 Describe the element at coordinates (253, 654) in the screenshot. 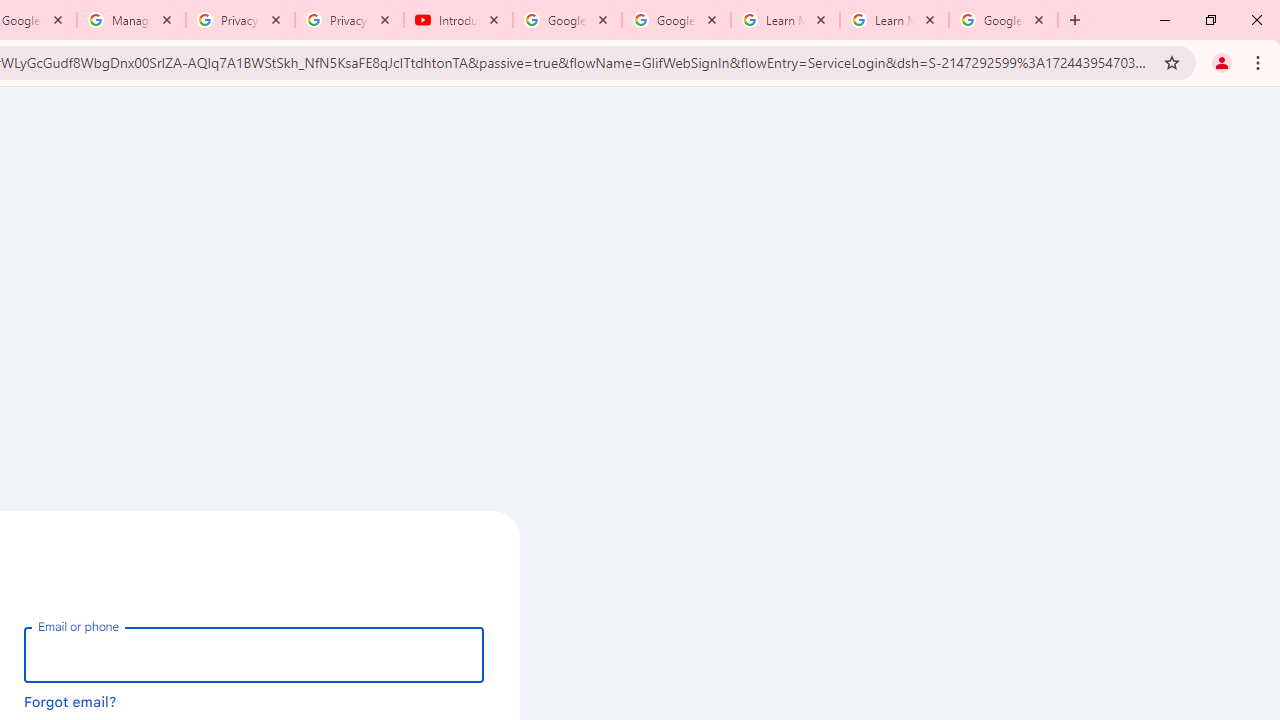

I see `'Email or phone'` at that location.